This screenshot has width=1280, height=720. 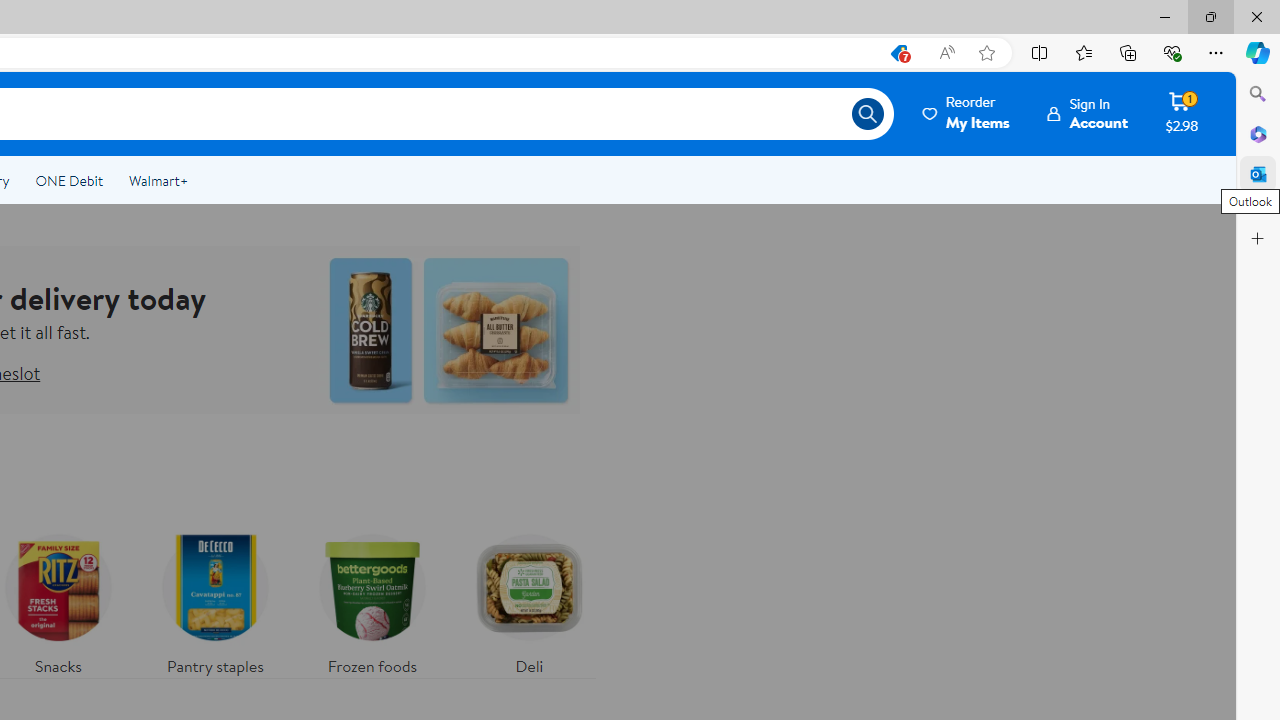 I want to click on 'Reorder My Items', so click(x=967, y=113).